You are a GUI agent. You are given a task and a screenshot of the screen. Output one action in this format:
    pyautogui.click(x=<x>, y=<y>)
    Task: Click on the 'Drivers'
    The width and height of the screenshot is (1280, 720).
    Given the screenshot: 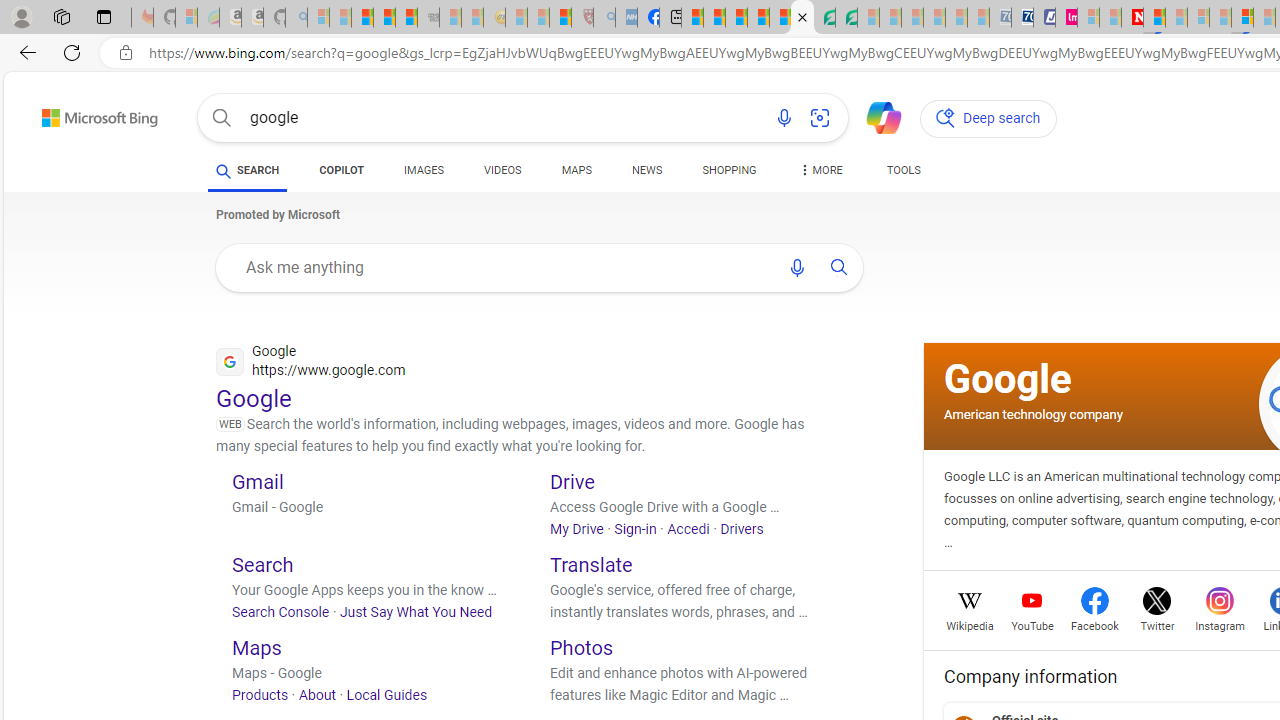 What is the action you would take?
    pyautogui.click(x=740, y=527)
    